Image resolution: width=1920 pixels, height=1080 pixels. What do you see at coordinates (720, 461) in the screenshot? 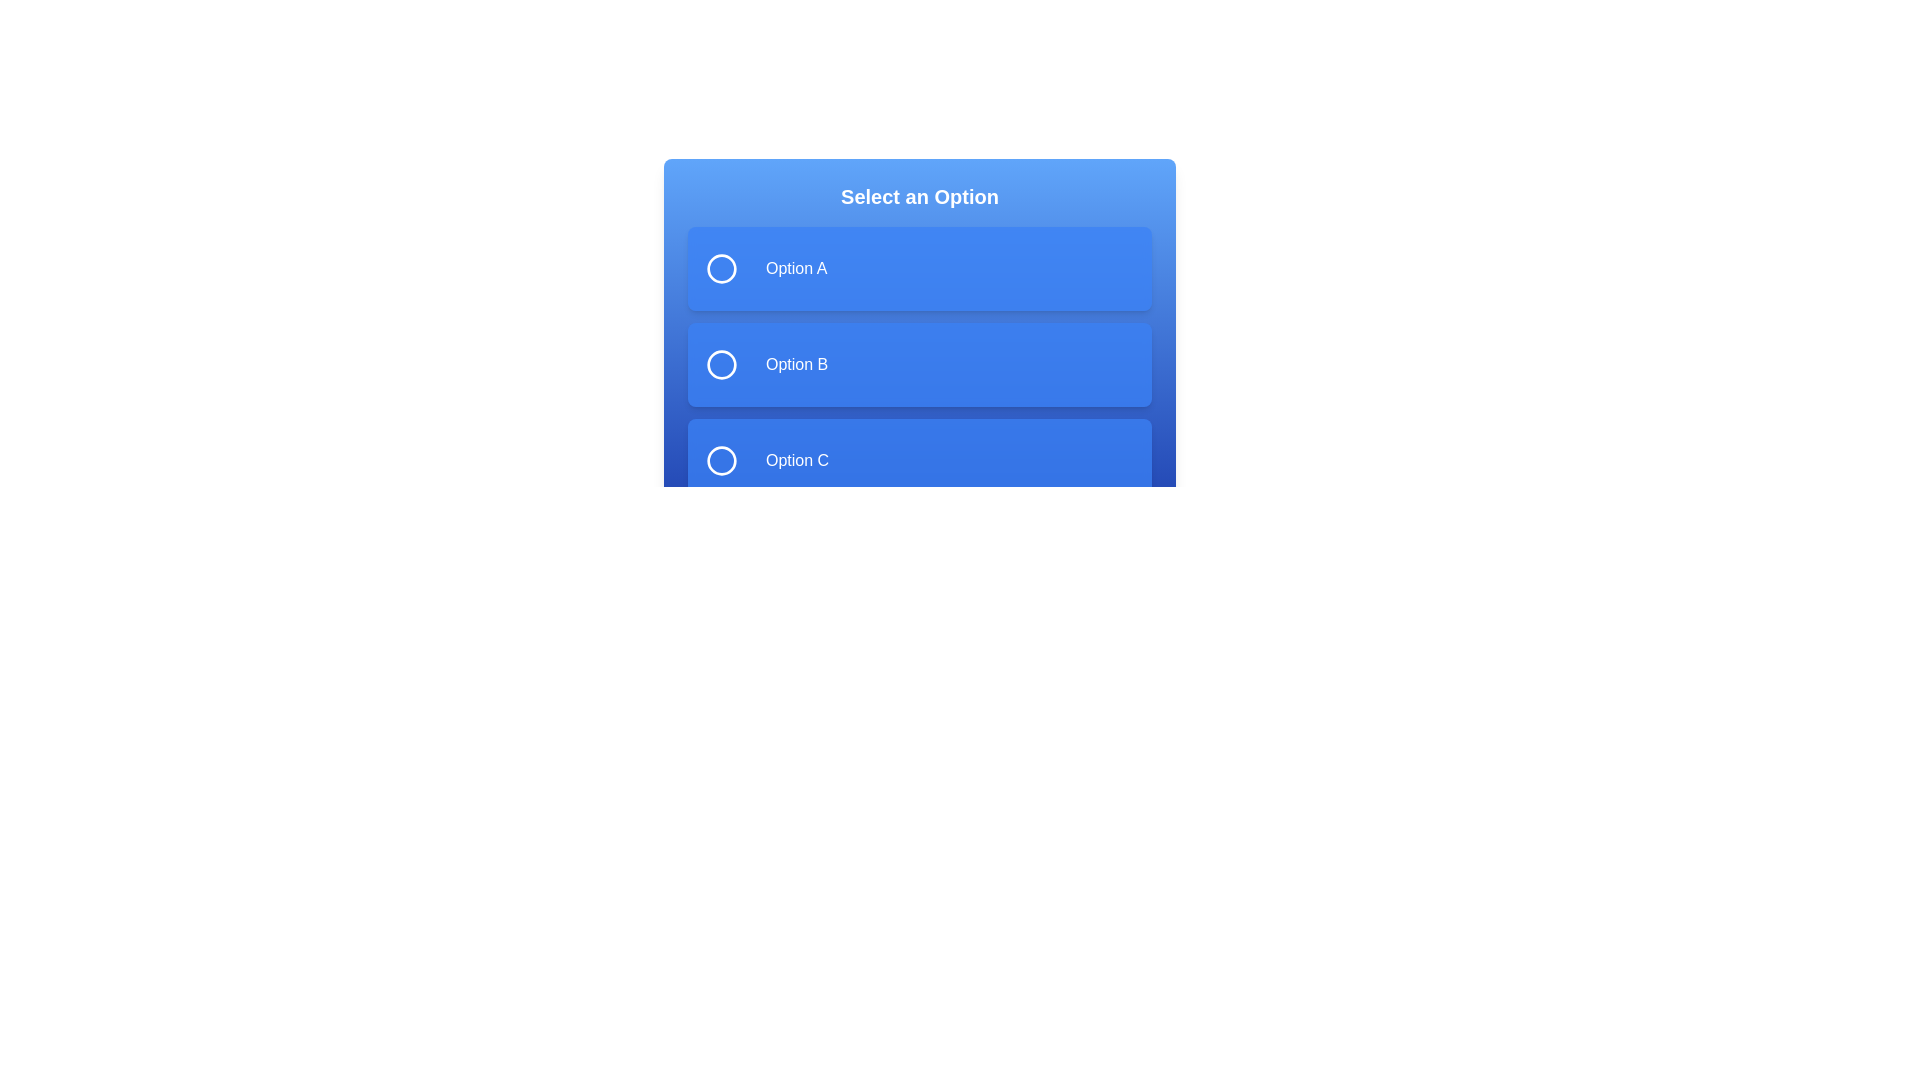
I see `the circular radio button indicator for 'Option C'` at bounding box center [720, 461].